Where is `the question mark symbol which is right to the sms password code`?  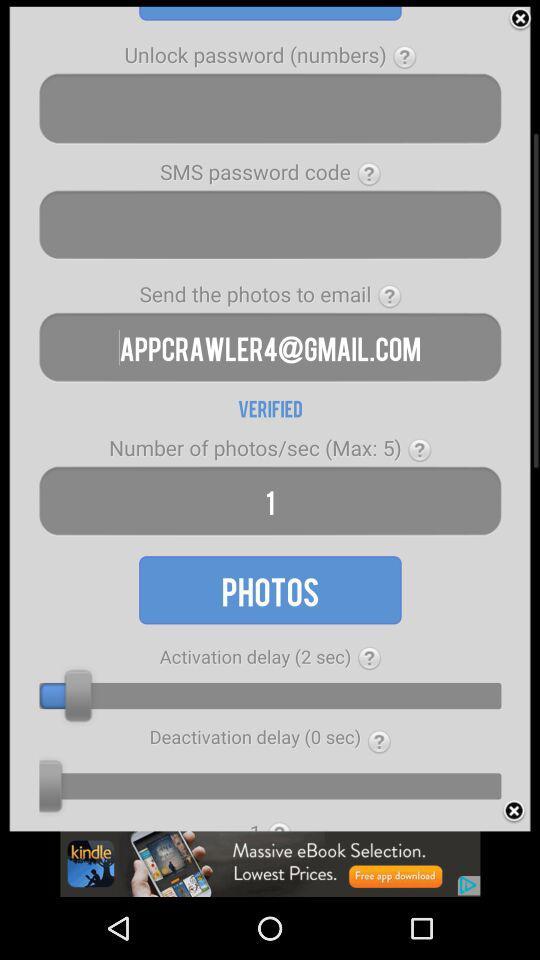 the question mark symbol which is right to the sms password code is located at coordinates (368, 173).